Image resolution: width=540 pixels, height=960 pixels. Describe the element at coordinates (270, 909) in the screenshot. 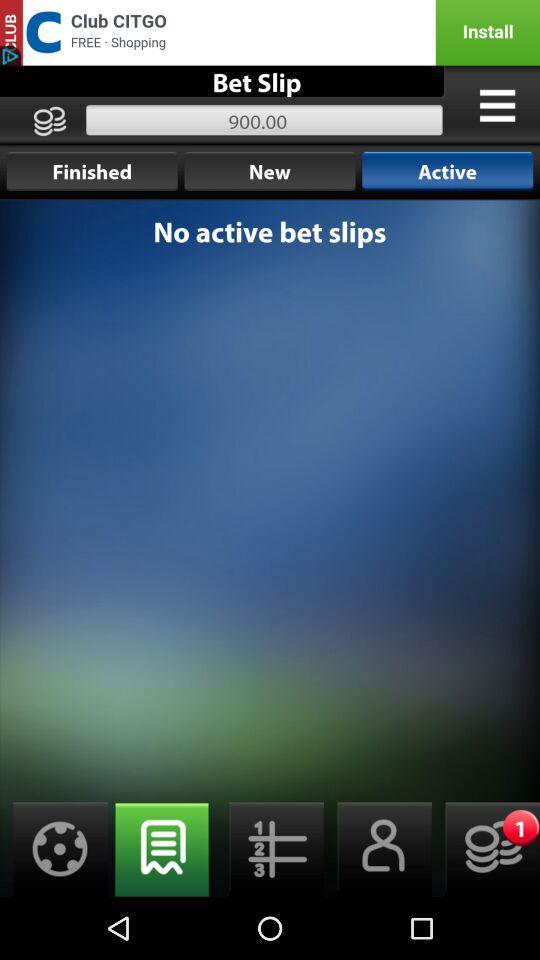

I see `the list icon` at that location.